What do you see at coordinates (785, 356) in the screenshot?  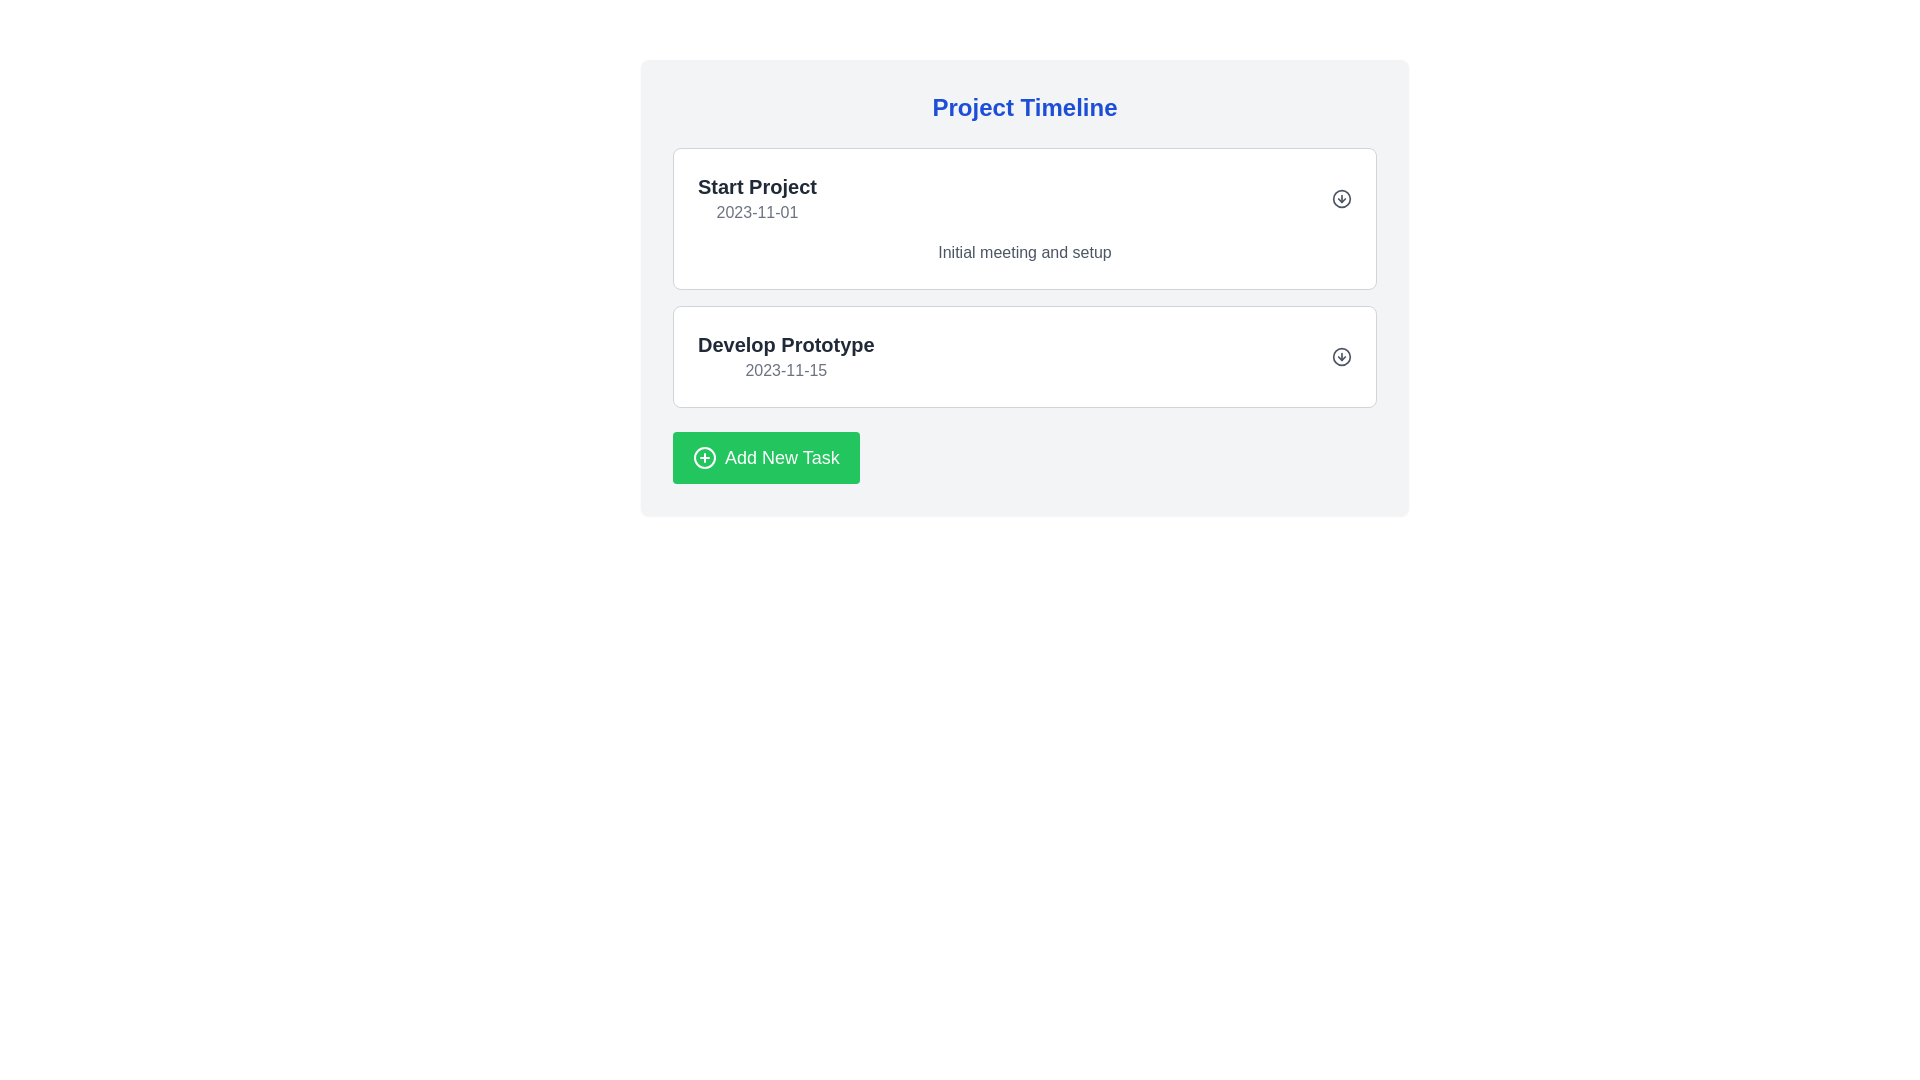 I see `task name 'Develop Prototype' and the deadline '2023-11-15' from the text display which is visually represented in bold black font and smaller gray font respectively` at bounding box center [785, 356].